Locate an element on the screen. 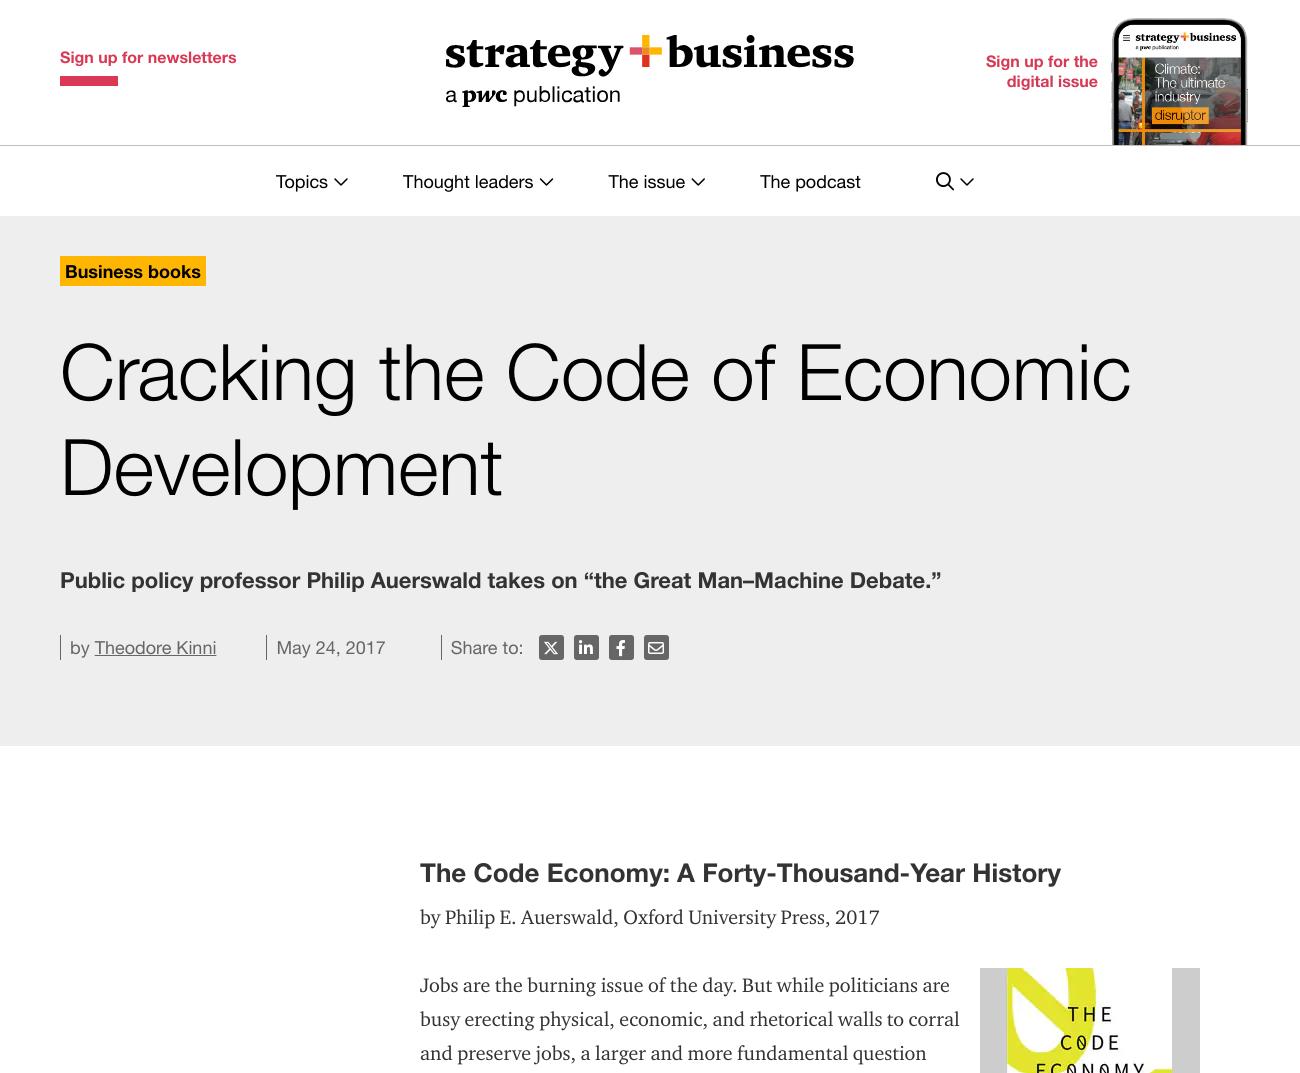 The width and height of the screenshot is (1300, 1073). 'b' is located at coordinates (75, 963).